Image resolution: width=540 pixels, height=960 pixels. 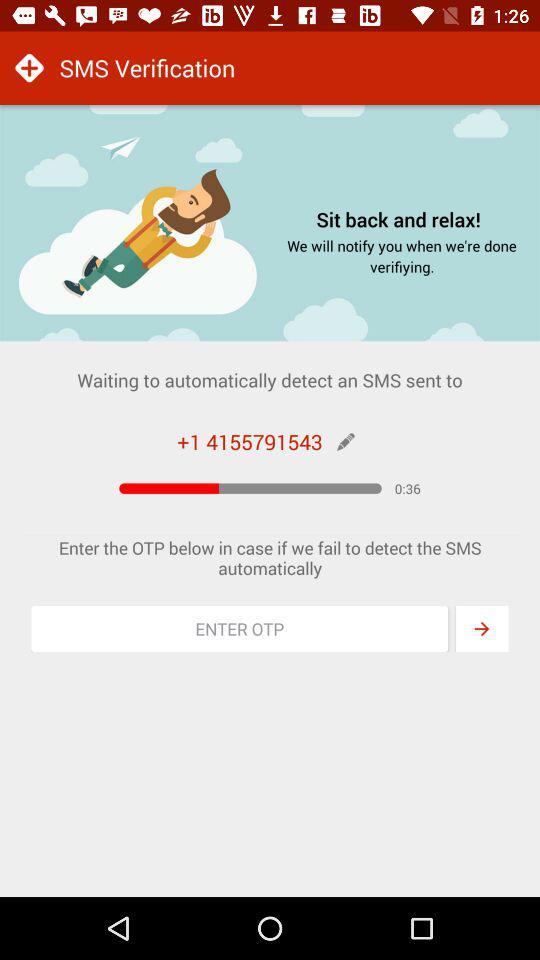 What do you see at coordinates (481, 628) in the screenshot?
I see `the arrow_forward icon` at bounding box center [481, 628].